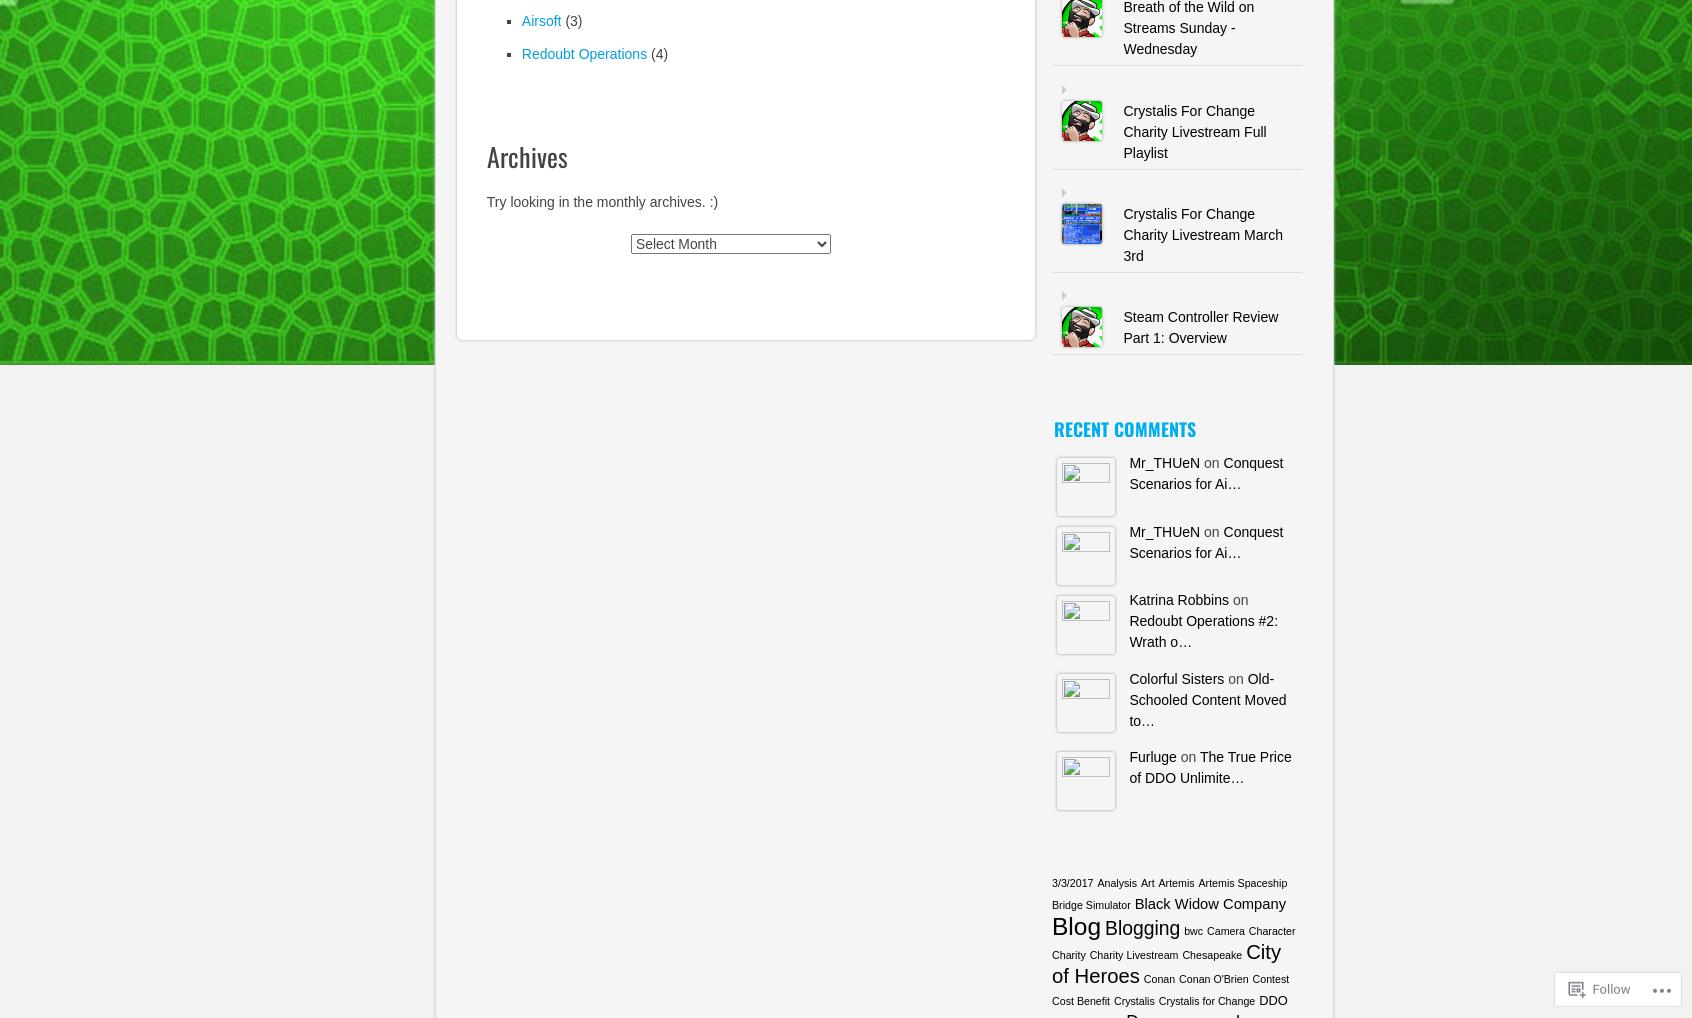 The image size is (1692, 1018). I want to click on 'Artemis Spaceship Bridge Simulator', so click(1168, 892).